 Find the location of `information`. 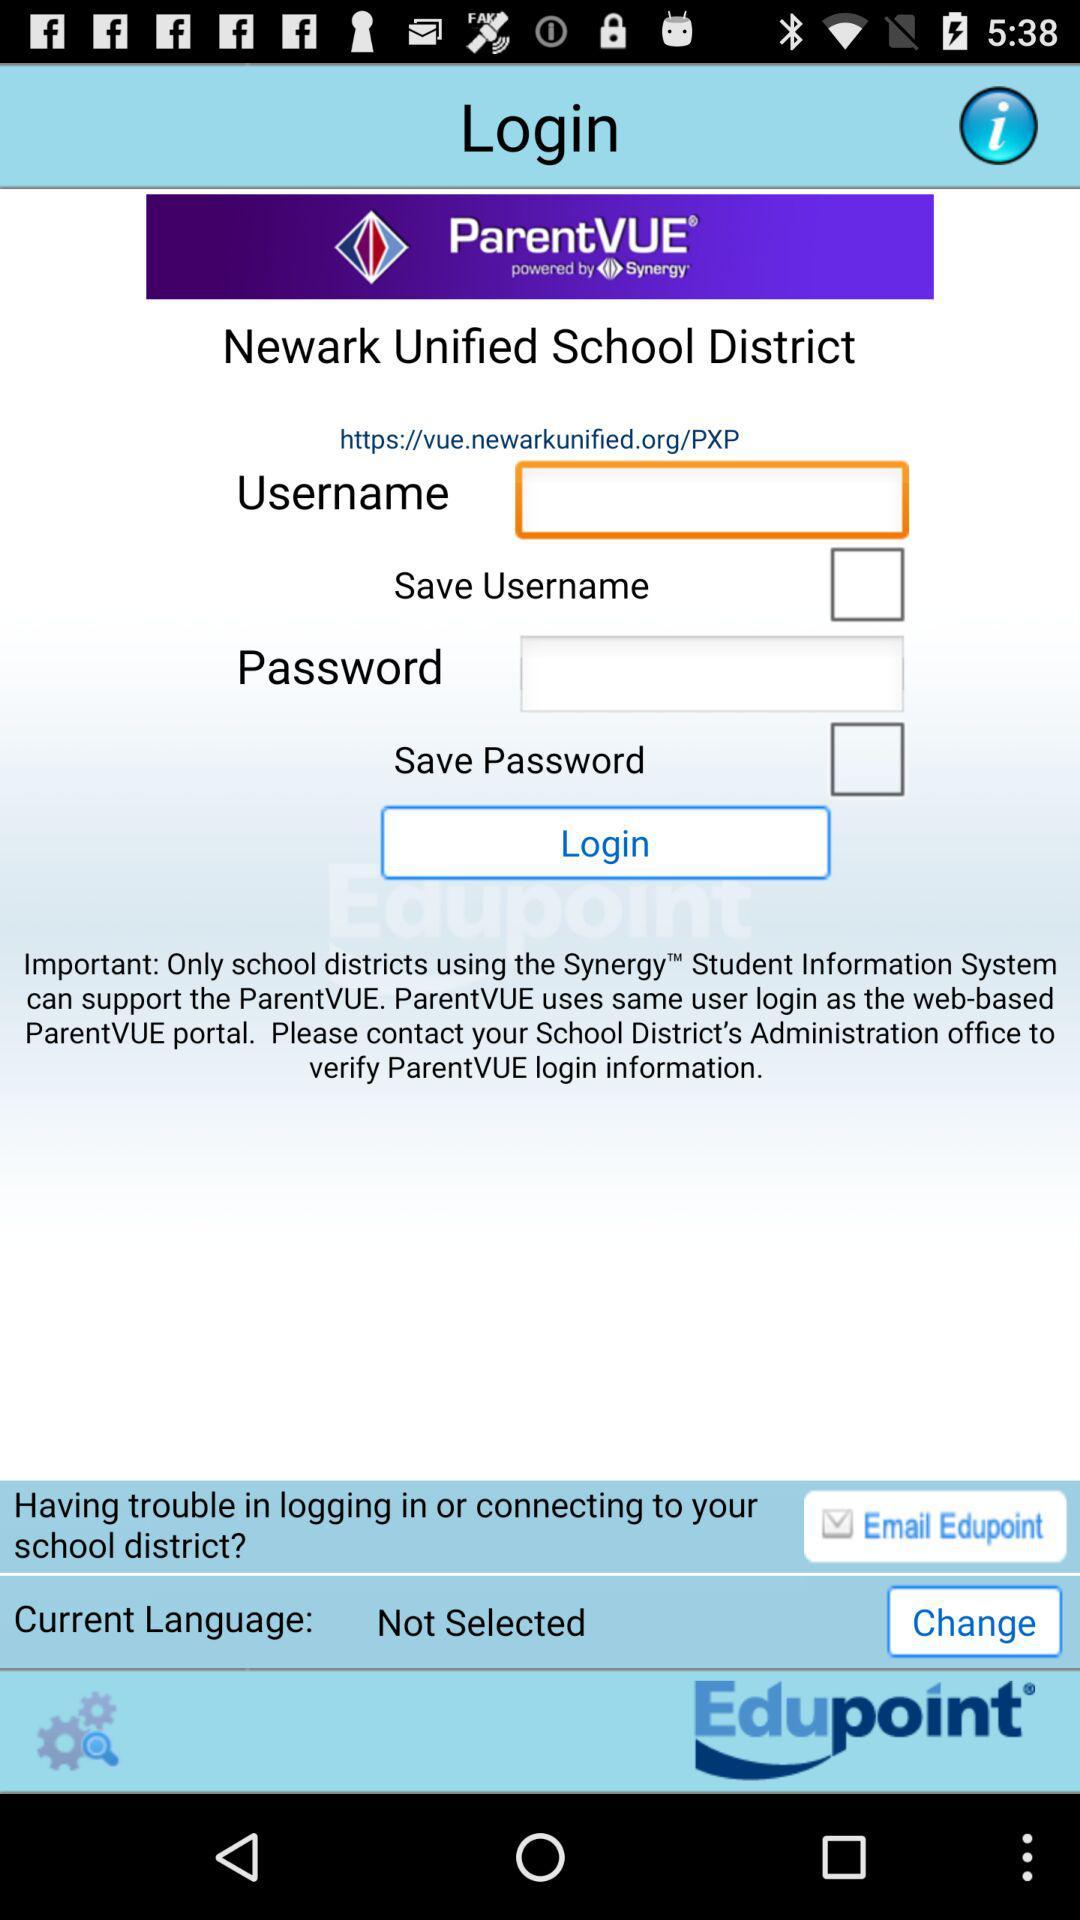

information is located at coordinates (998, 124).